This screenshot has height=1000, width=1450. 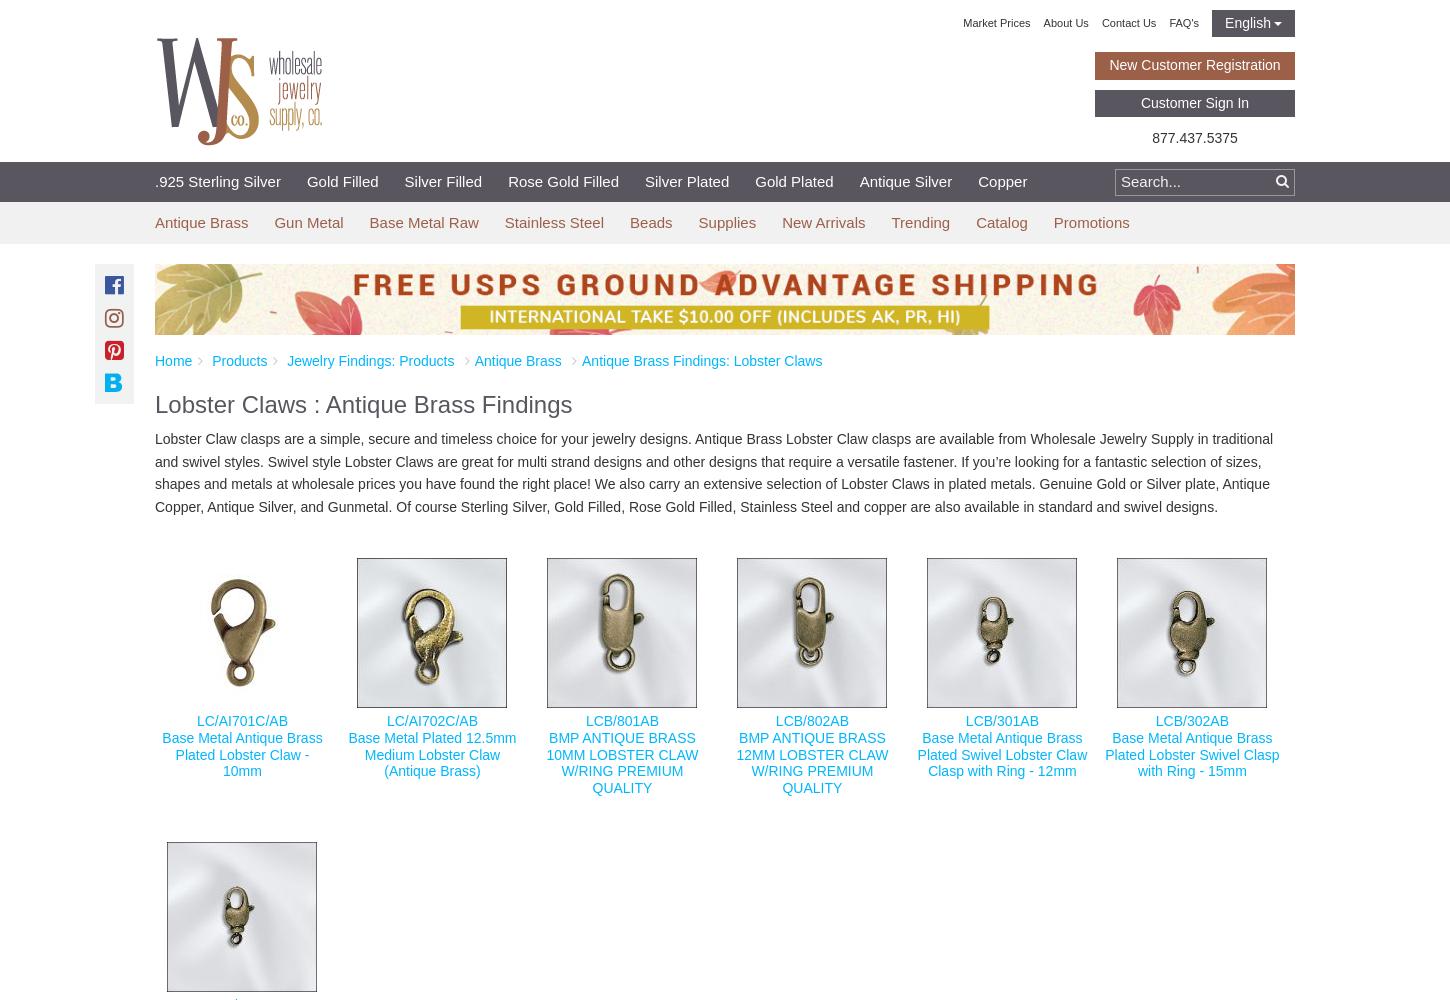 What do you see at coordinates (621, 762) in the screenshot?
I see `'BMP ANTIQUE BRASS 10MM LOBSTER CLAW W/RING PREMIUM QUALITY'` at bounding box center [621, 762].